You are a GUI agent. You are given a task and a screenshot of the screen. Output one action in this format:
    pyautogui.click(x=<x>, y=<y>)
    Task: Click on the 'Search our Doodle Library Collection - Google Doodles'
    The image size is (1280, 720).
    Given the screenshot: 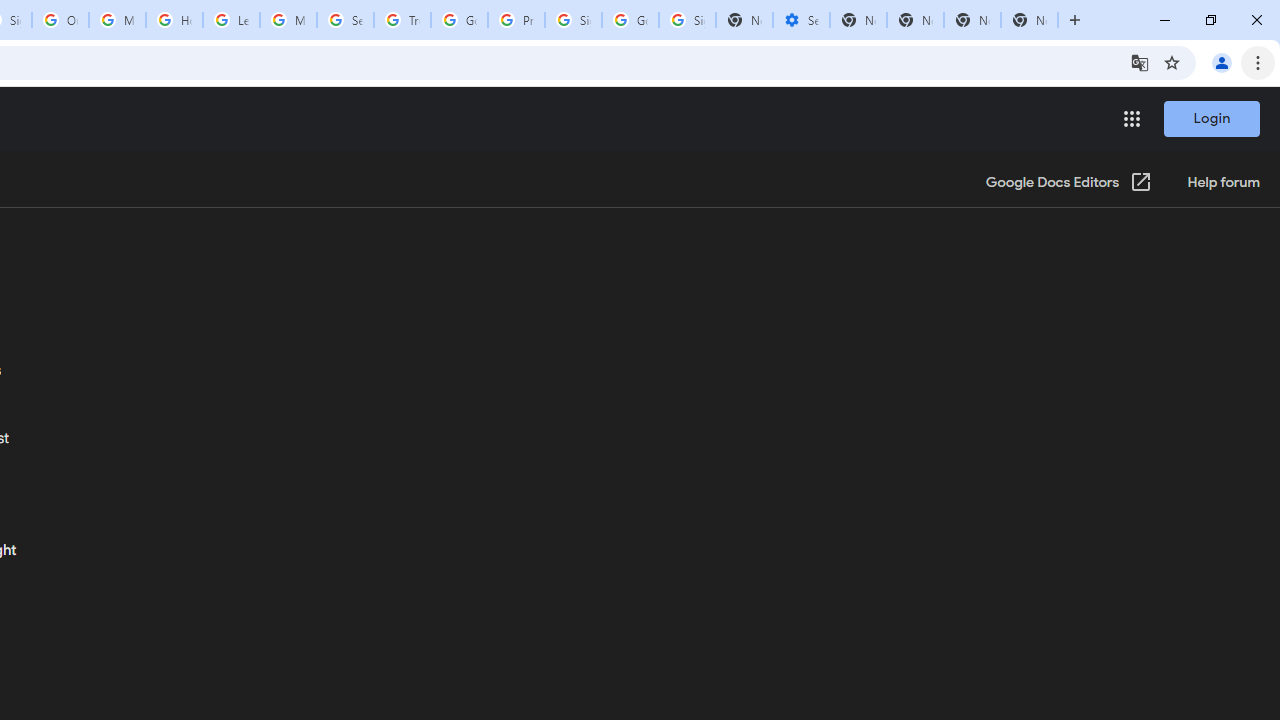 What is the action you would take?
    pyautogui.click(x=345, y=20)
    